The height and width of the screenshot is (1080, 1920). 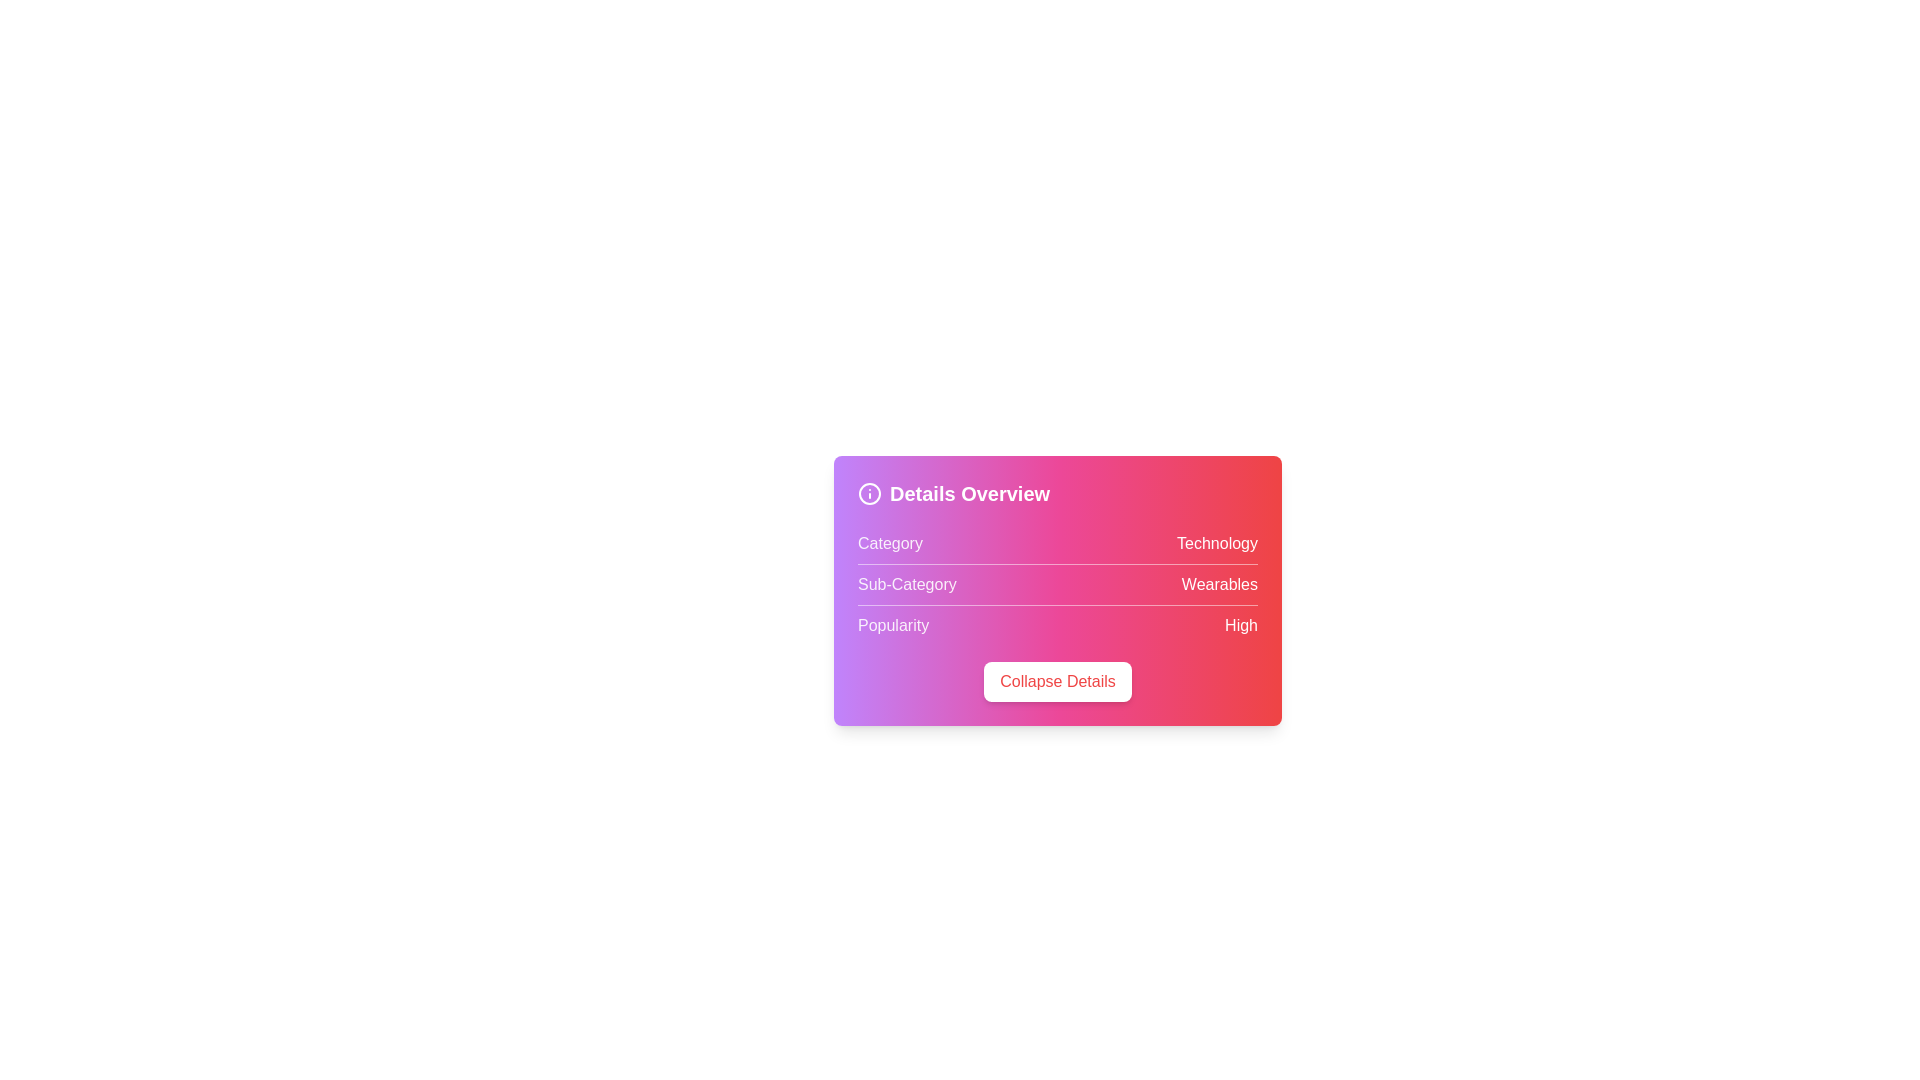 I want to click on the circular 'info' icon with a purple-to-pink gradient background located at the top-left corner of the 'Details Overview' card, so click(x=869, y=493).